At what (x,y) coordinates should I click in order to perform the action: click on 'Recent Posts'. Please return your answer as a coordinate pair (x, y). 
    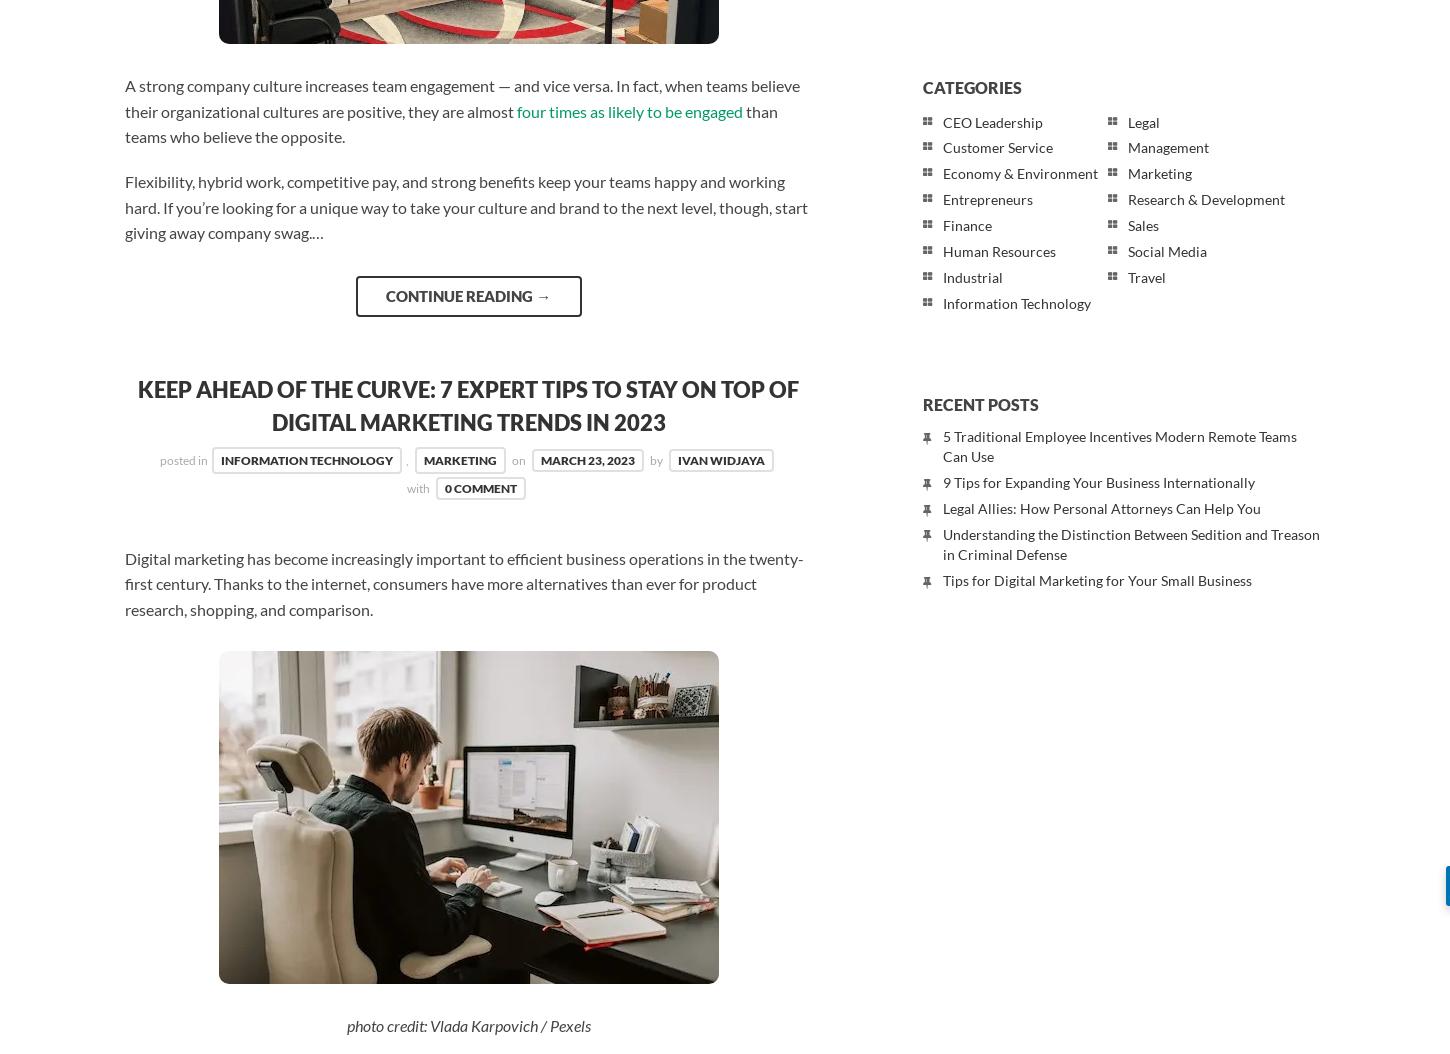
    Looking at the image, I should click on (980, 403).